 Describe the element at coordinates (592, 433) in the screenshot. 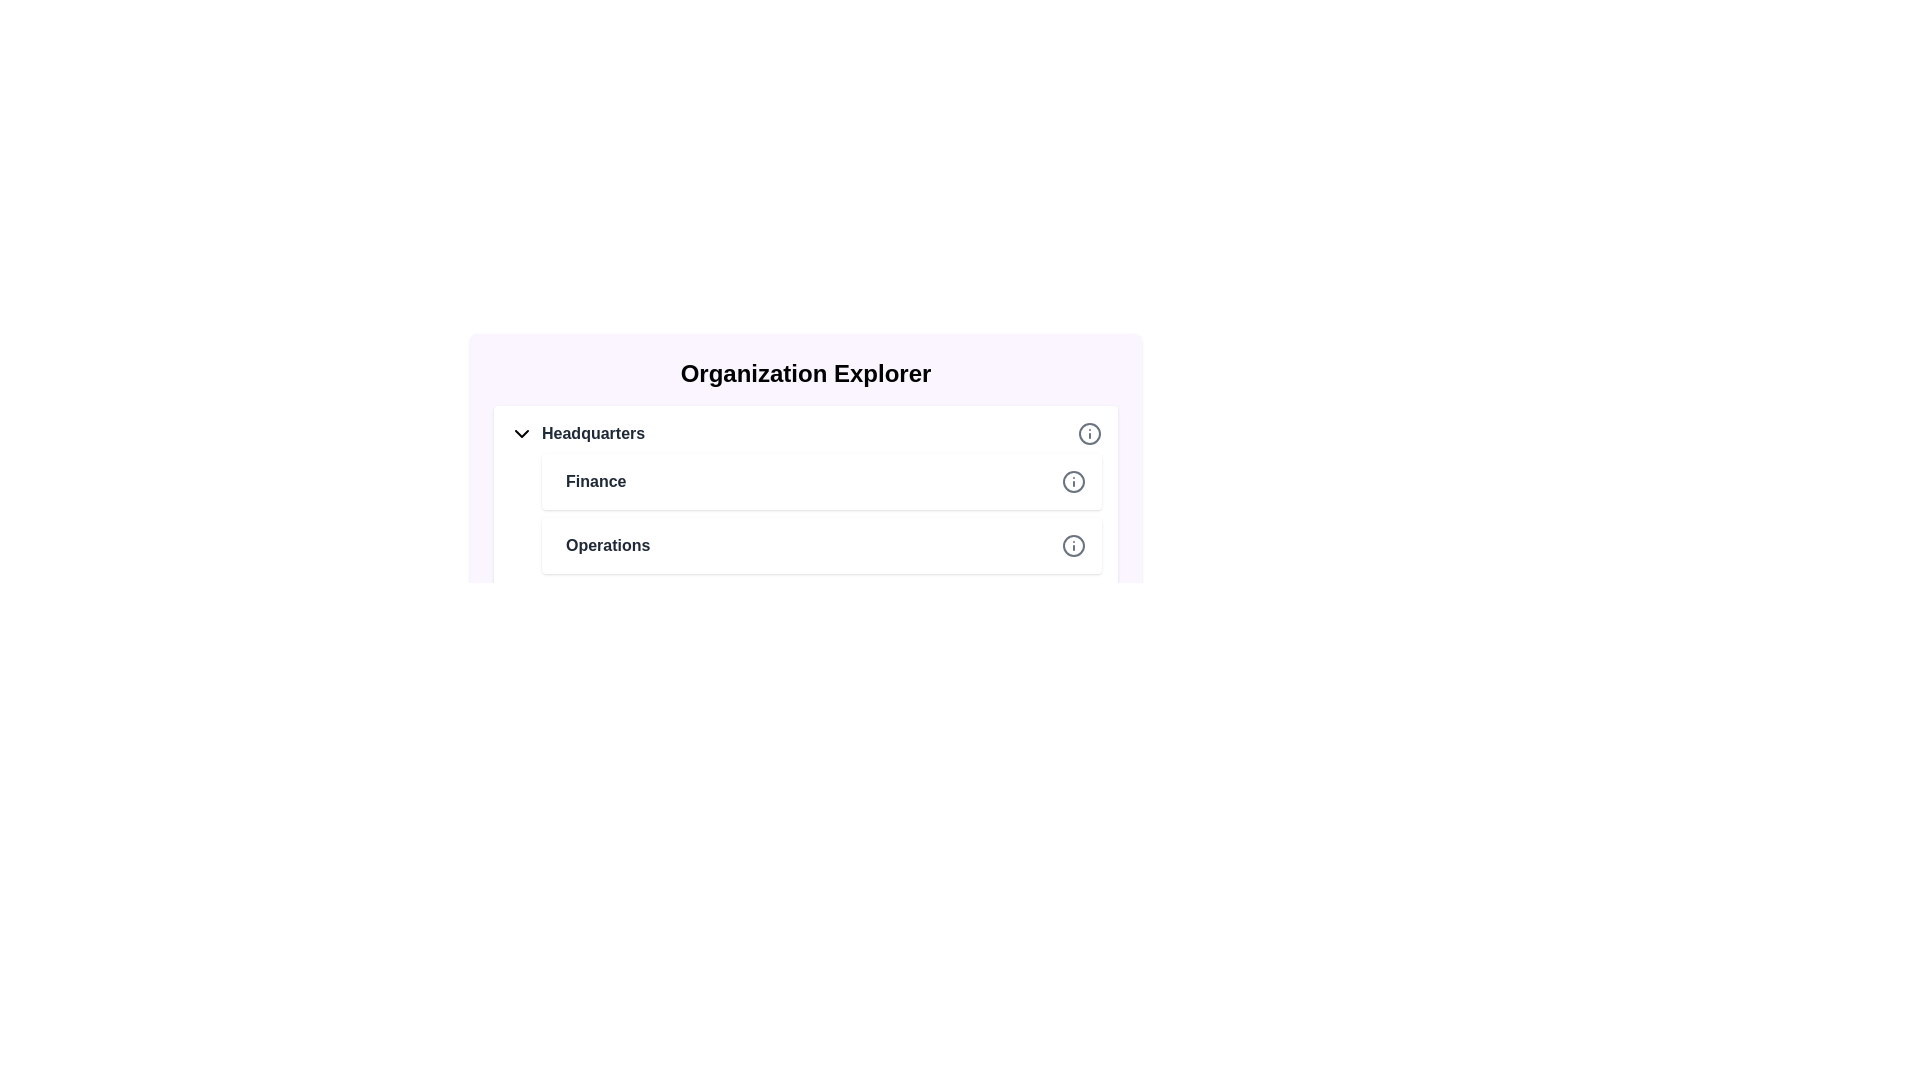

I see `the text content of the 'Headquarters' label, which is bold and dark gray, located within the 'Organization Explorer' section, next to the leftward arrow icon` at that location.